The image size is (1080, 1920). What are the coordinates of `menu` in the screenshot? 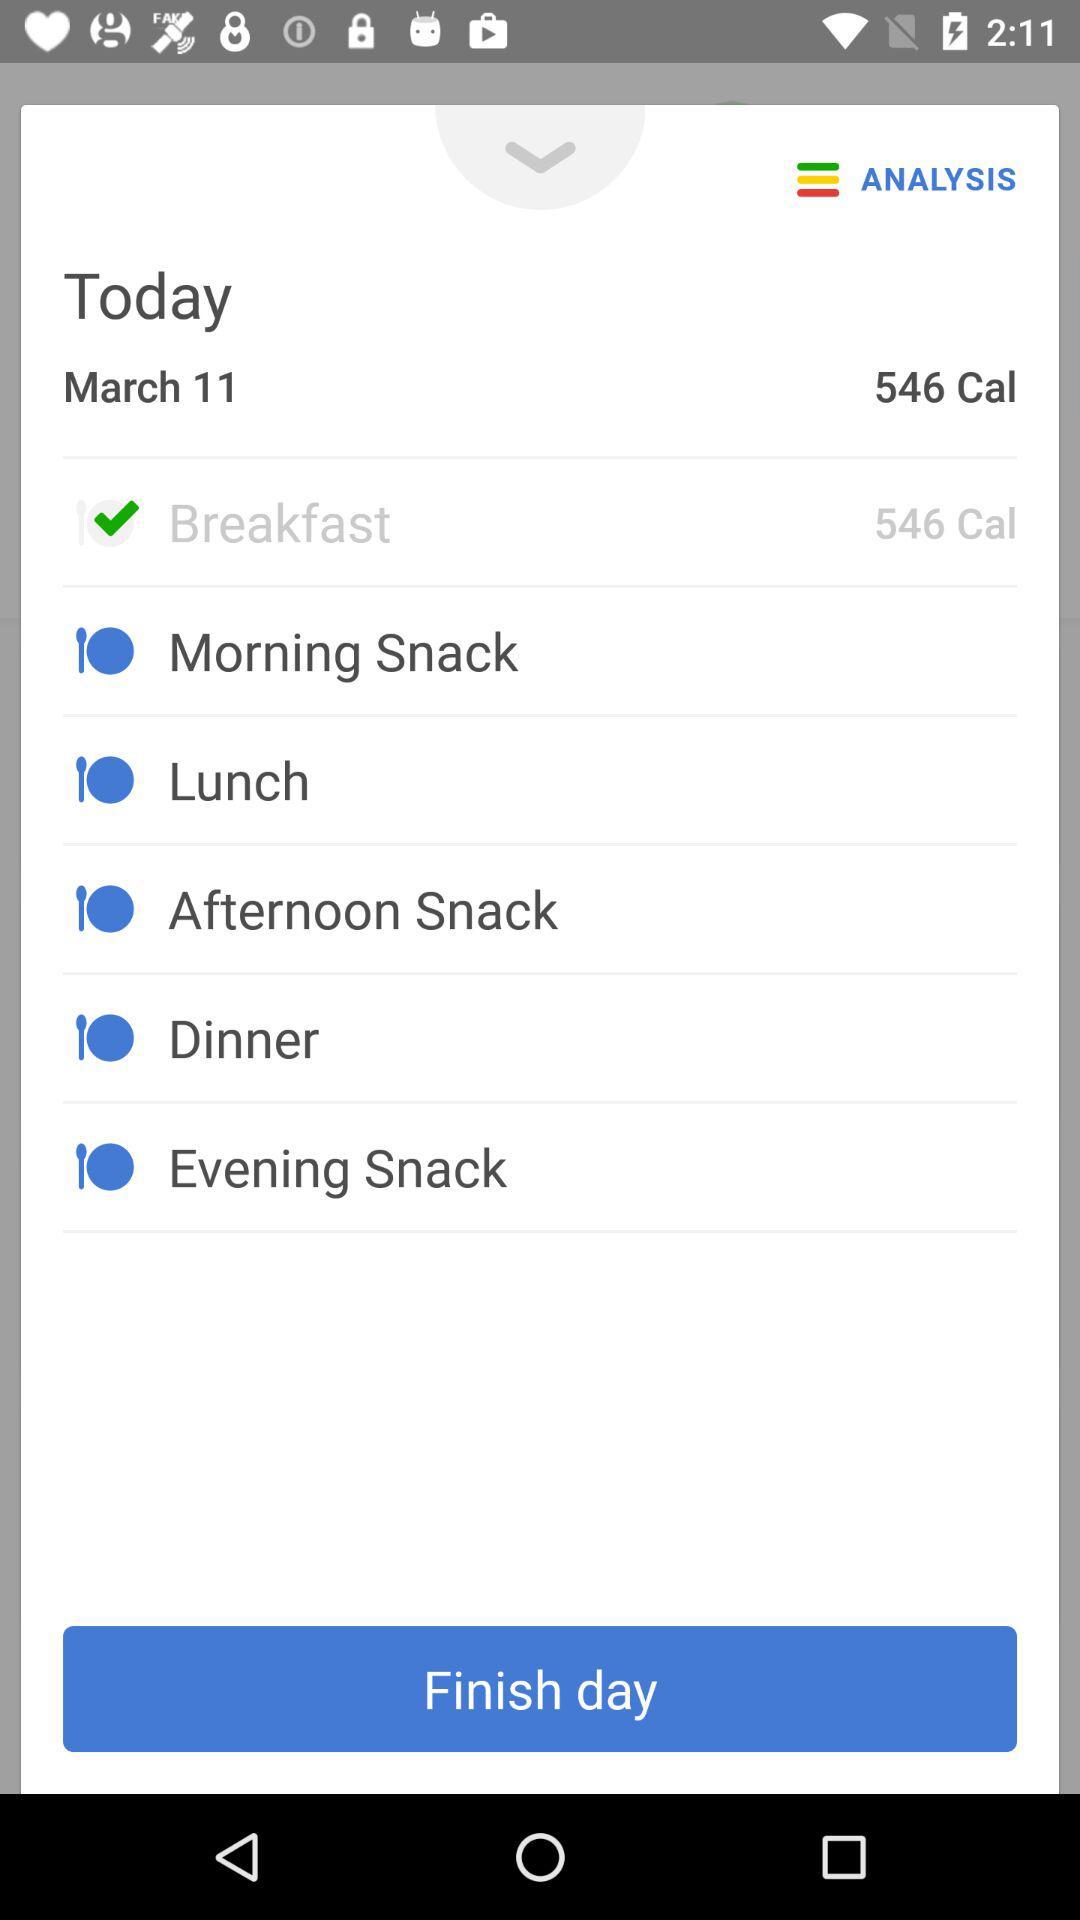 It's located at (540, 156).